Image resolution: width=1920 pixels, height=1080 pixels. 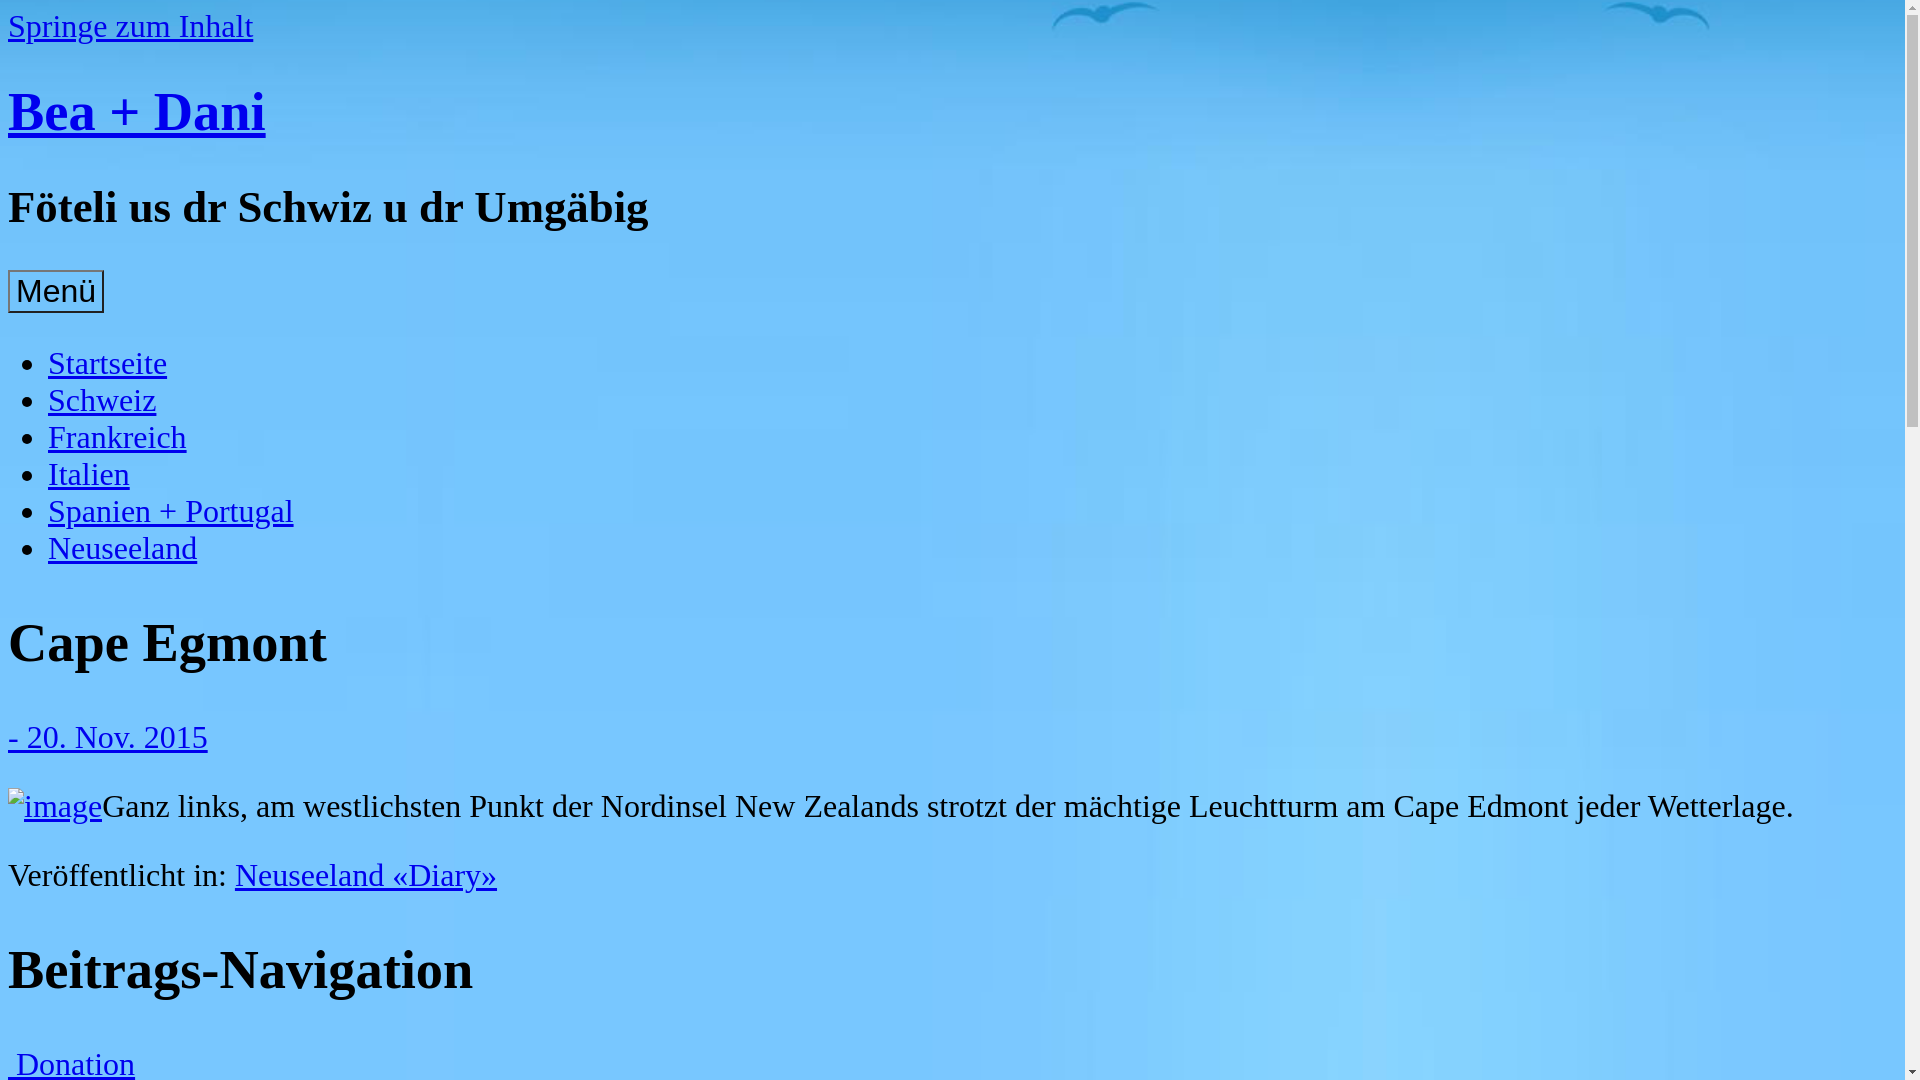 What do you see at coordinates (100, 400) in the screenshot?
I see `'Schweiz'` at bounding box center [100, 400].